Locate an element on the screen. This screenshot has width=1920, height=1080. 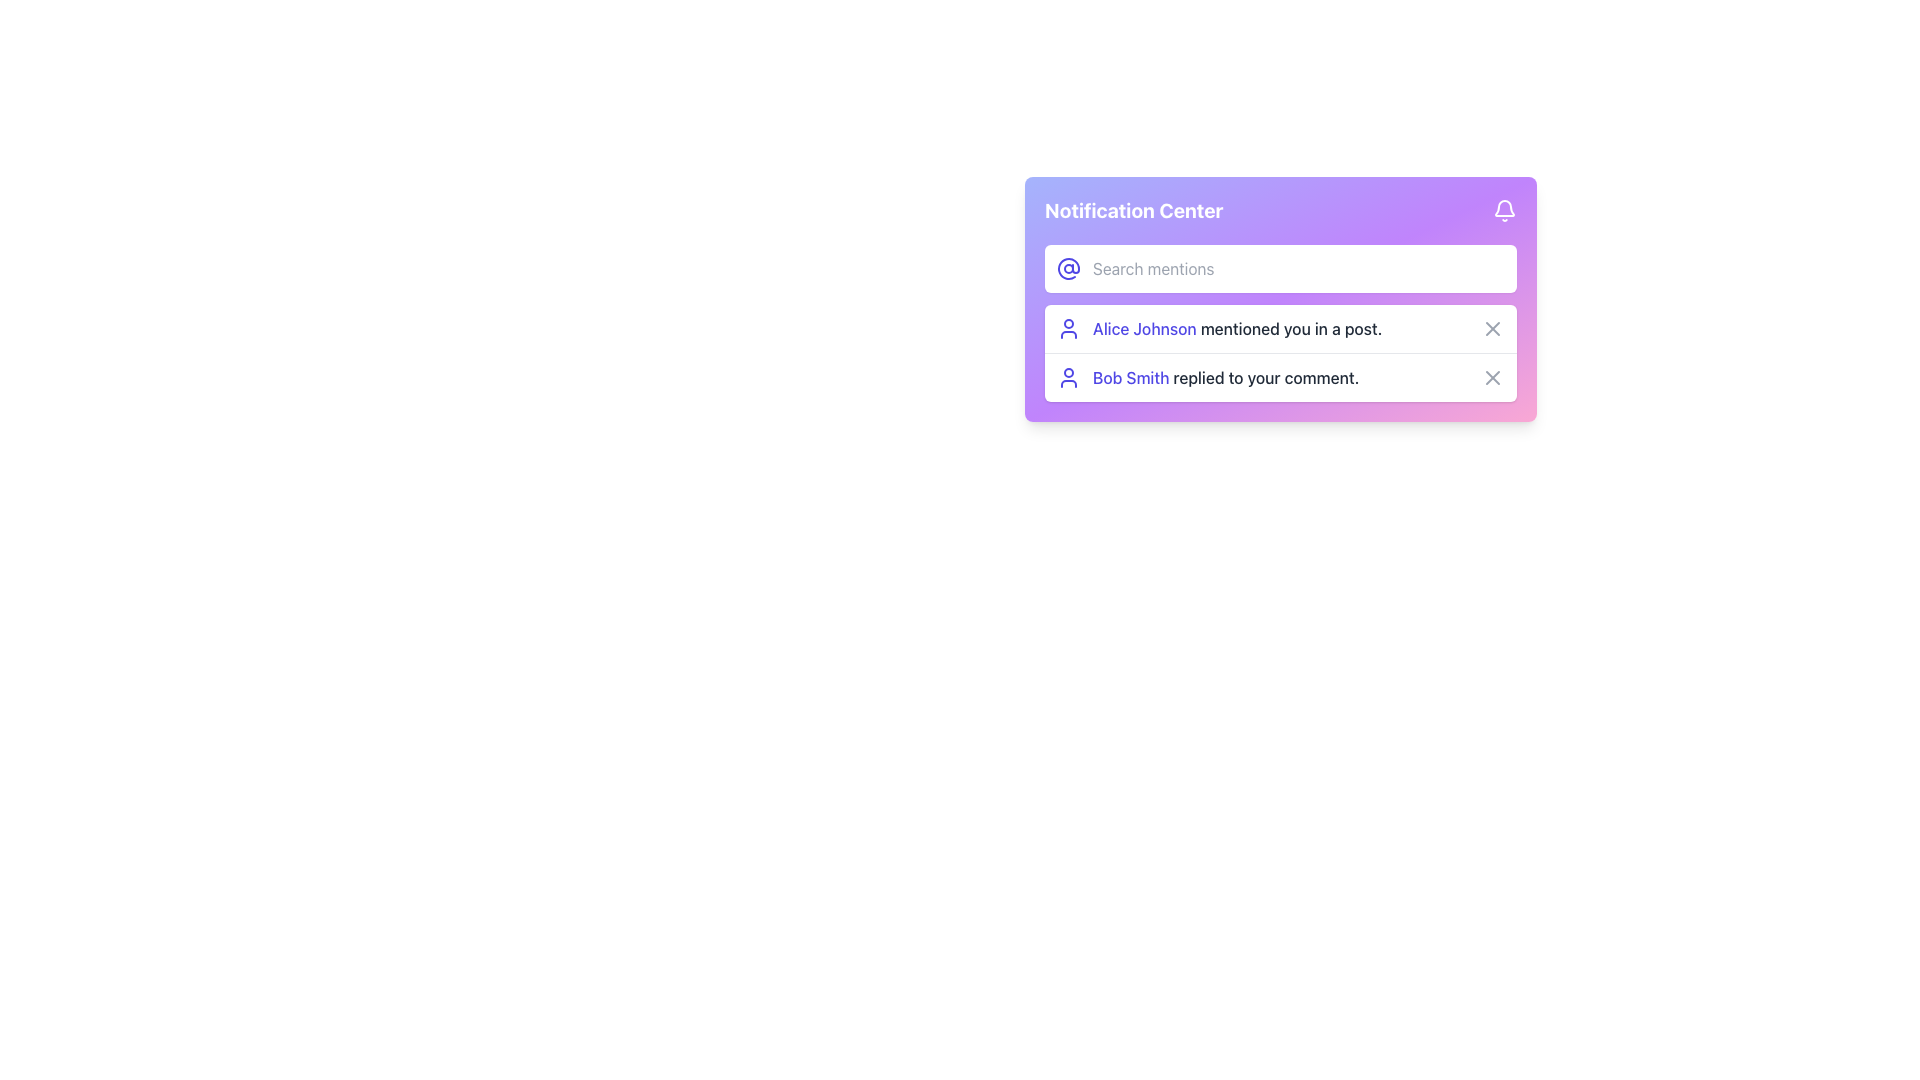
the text display that says 'Alice Johnson mentioned you in a post.' in the Notification Center is located at coordinates (1236, 327).